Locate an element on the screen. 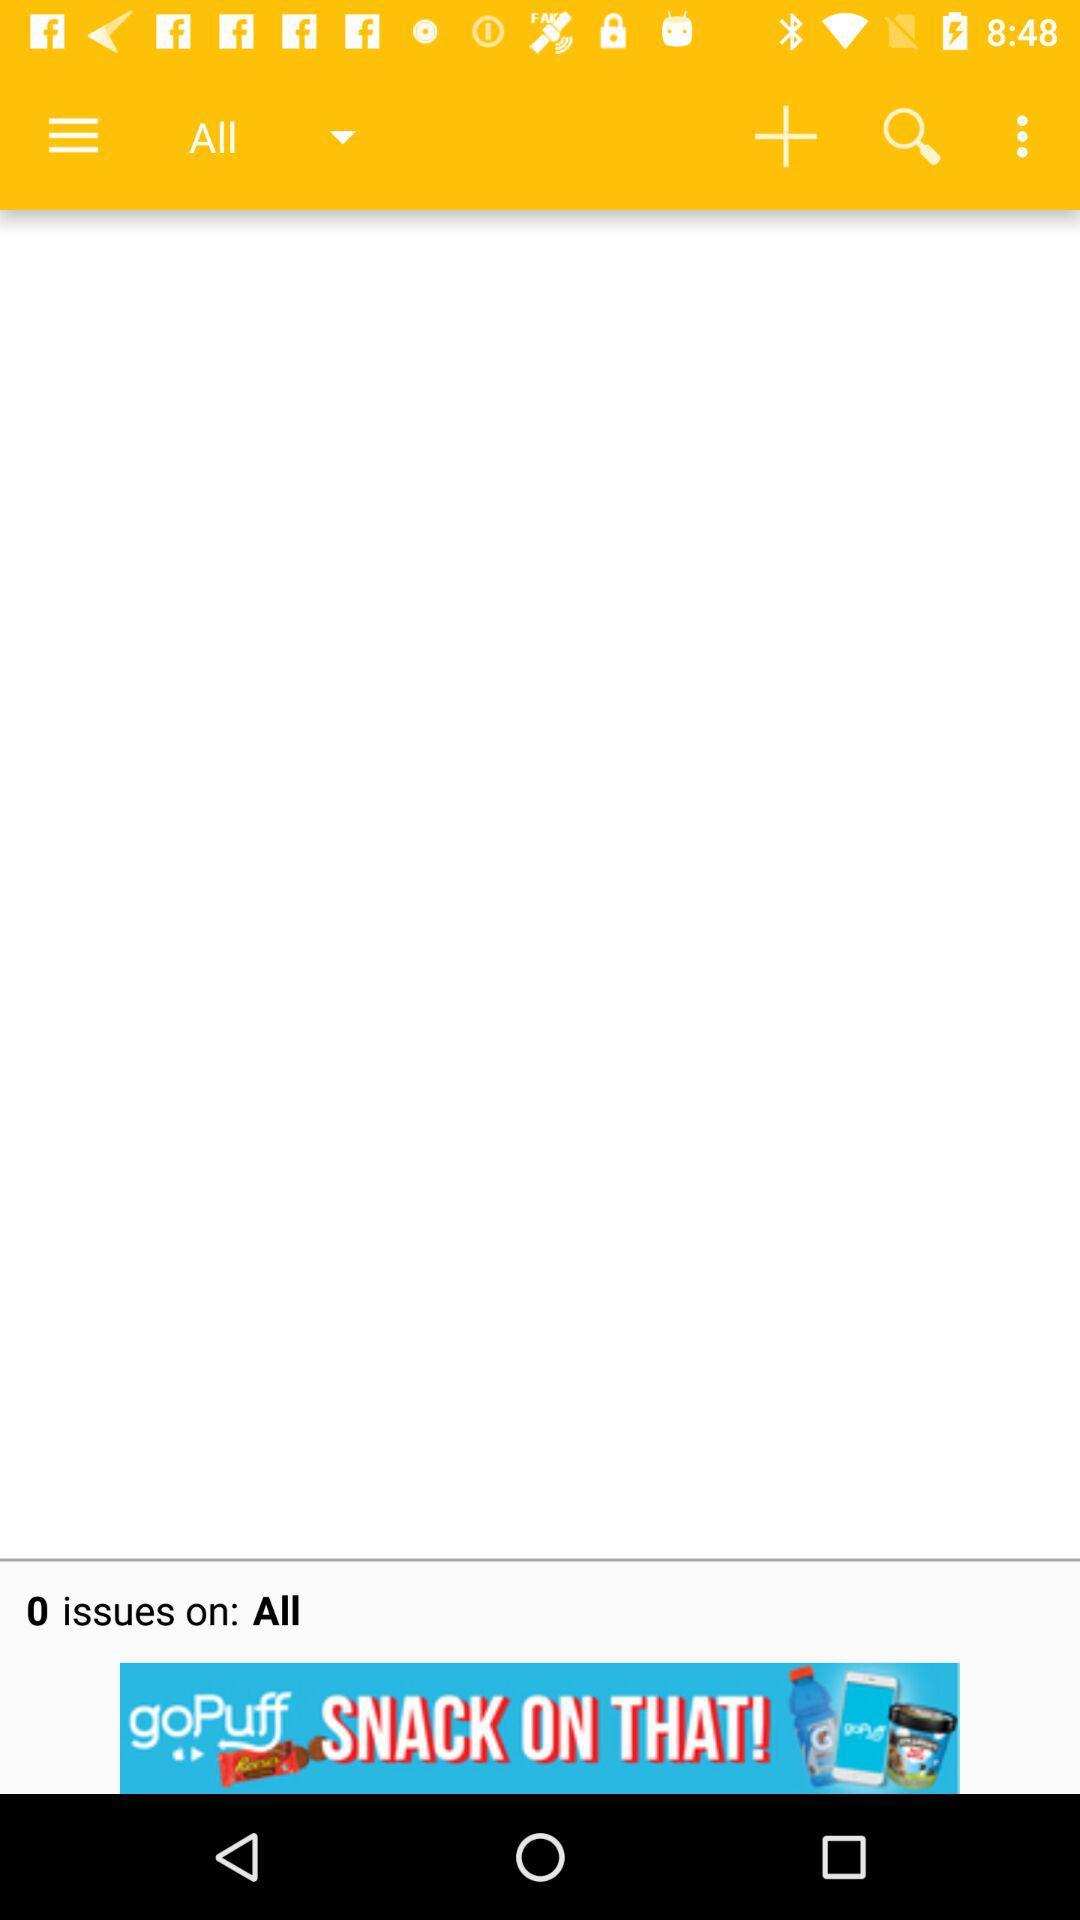 This screenshot has height=1920, width=1080. advertisement link image is located at coordinates (540, 1727).